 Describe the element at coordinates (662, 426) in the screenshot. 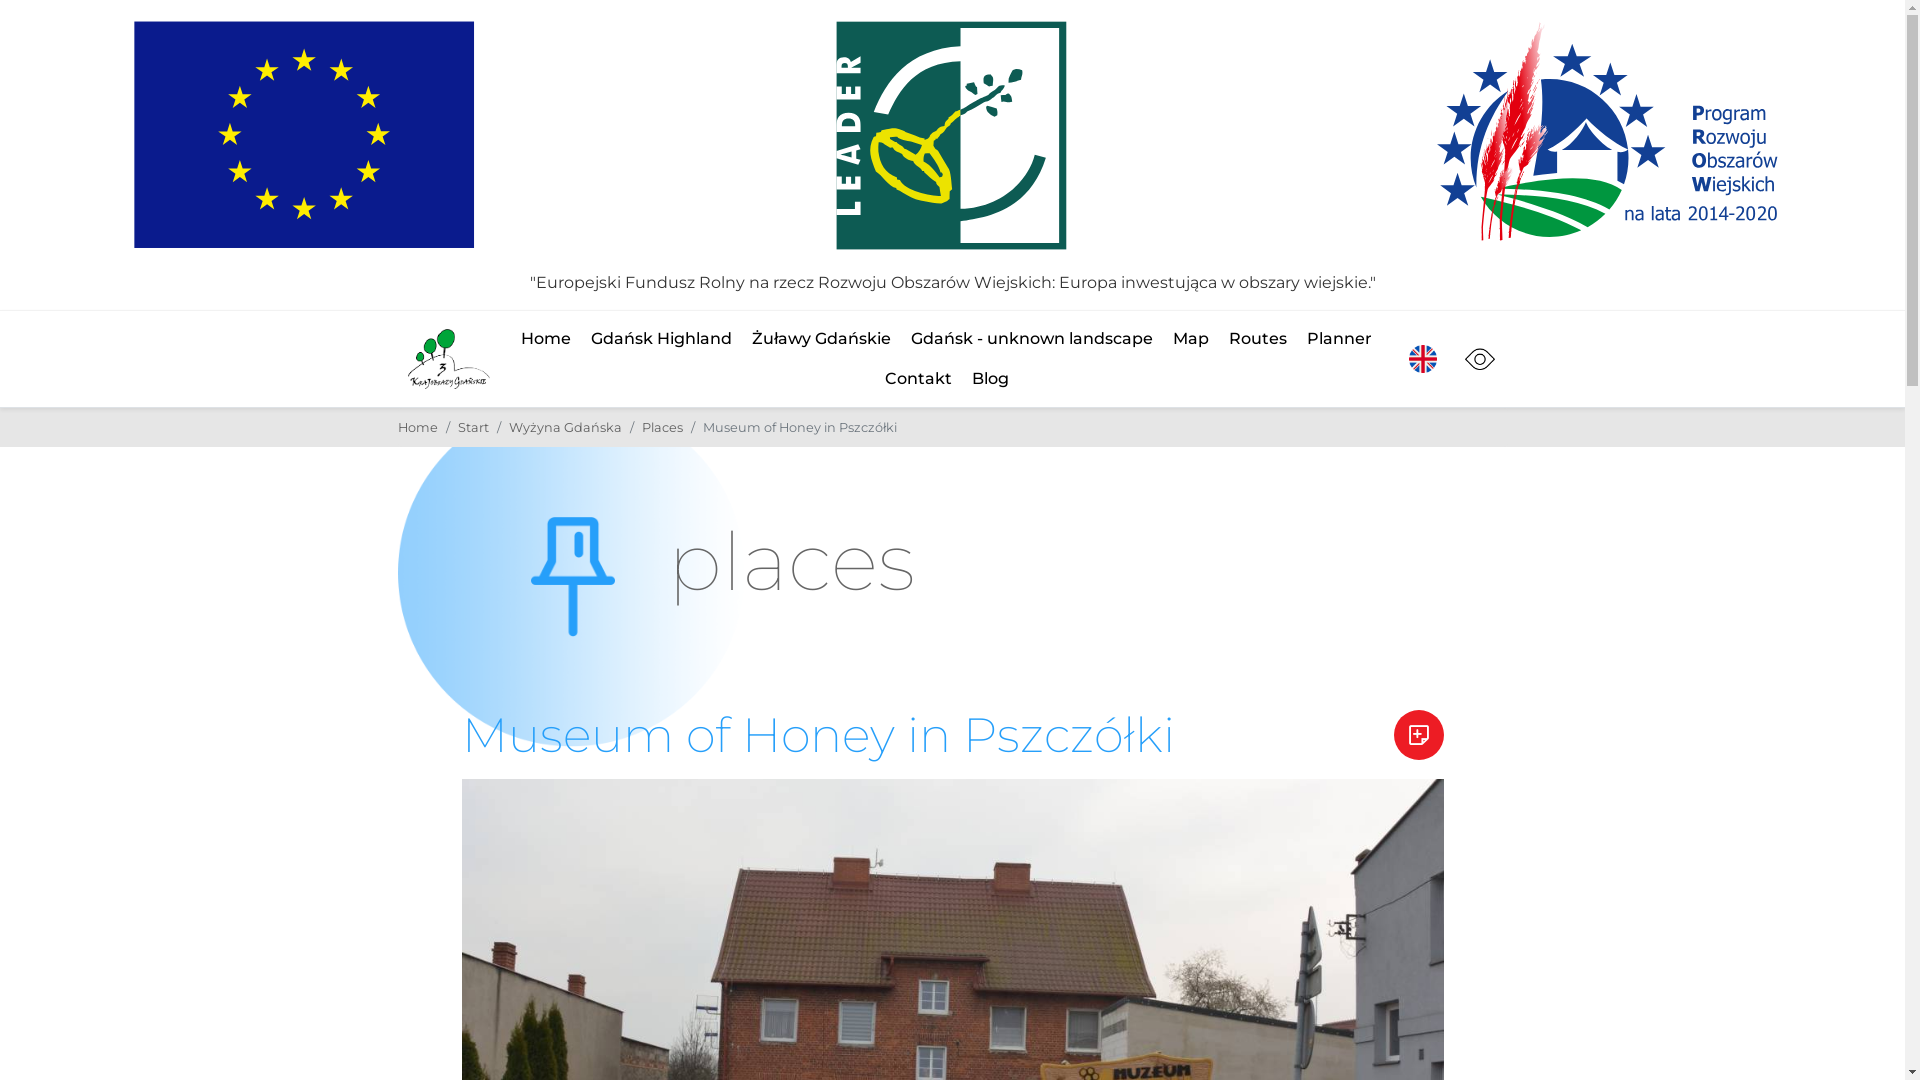

I see `'Places'` at that location.